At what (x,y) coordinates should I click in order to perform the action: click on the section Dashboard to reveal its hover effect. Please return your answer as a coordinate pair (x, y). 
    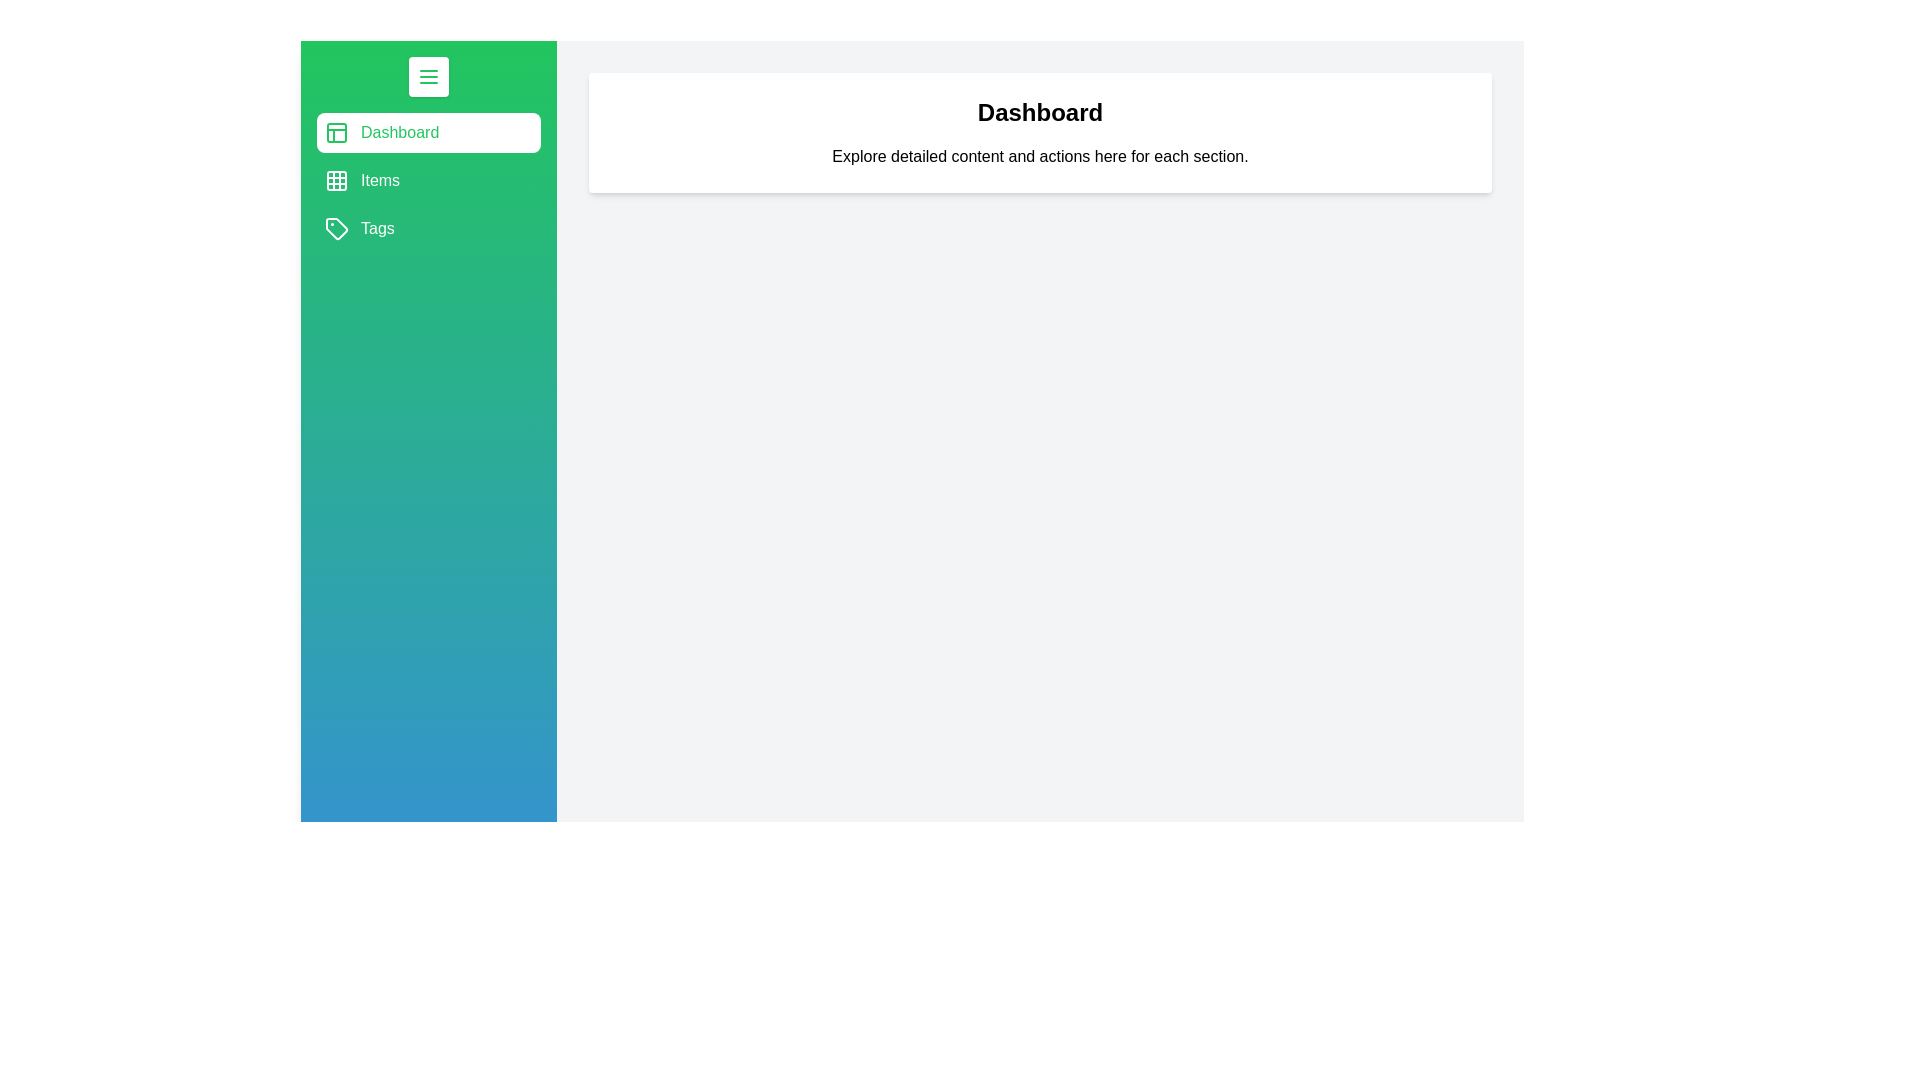
    Looking at the image, I should click on (427, 132).